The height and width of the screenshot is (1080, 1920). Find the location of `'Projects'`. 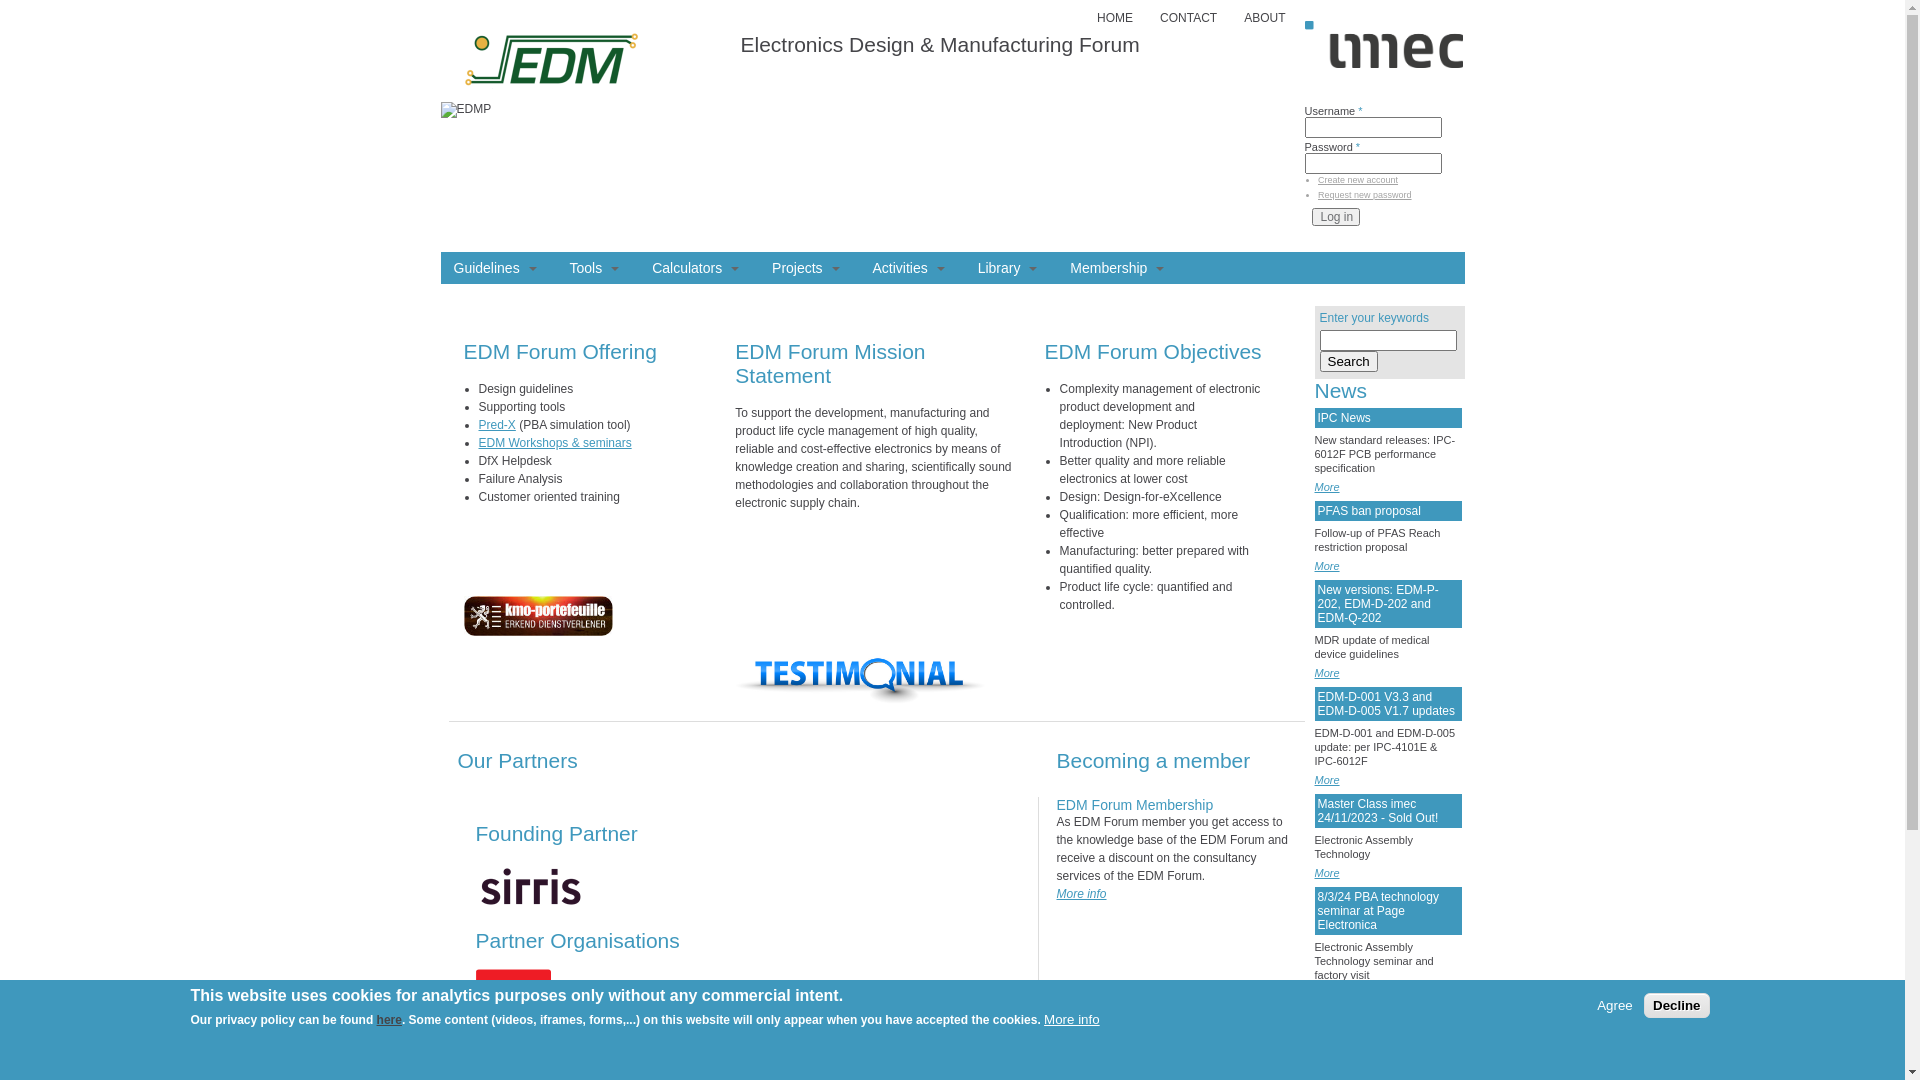

'Projects' is located at coordinates (805, 266).